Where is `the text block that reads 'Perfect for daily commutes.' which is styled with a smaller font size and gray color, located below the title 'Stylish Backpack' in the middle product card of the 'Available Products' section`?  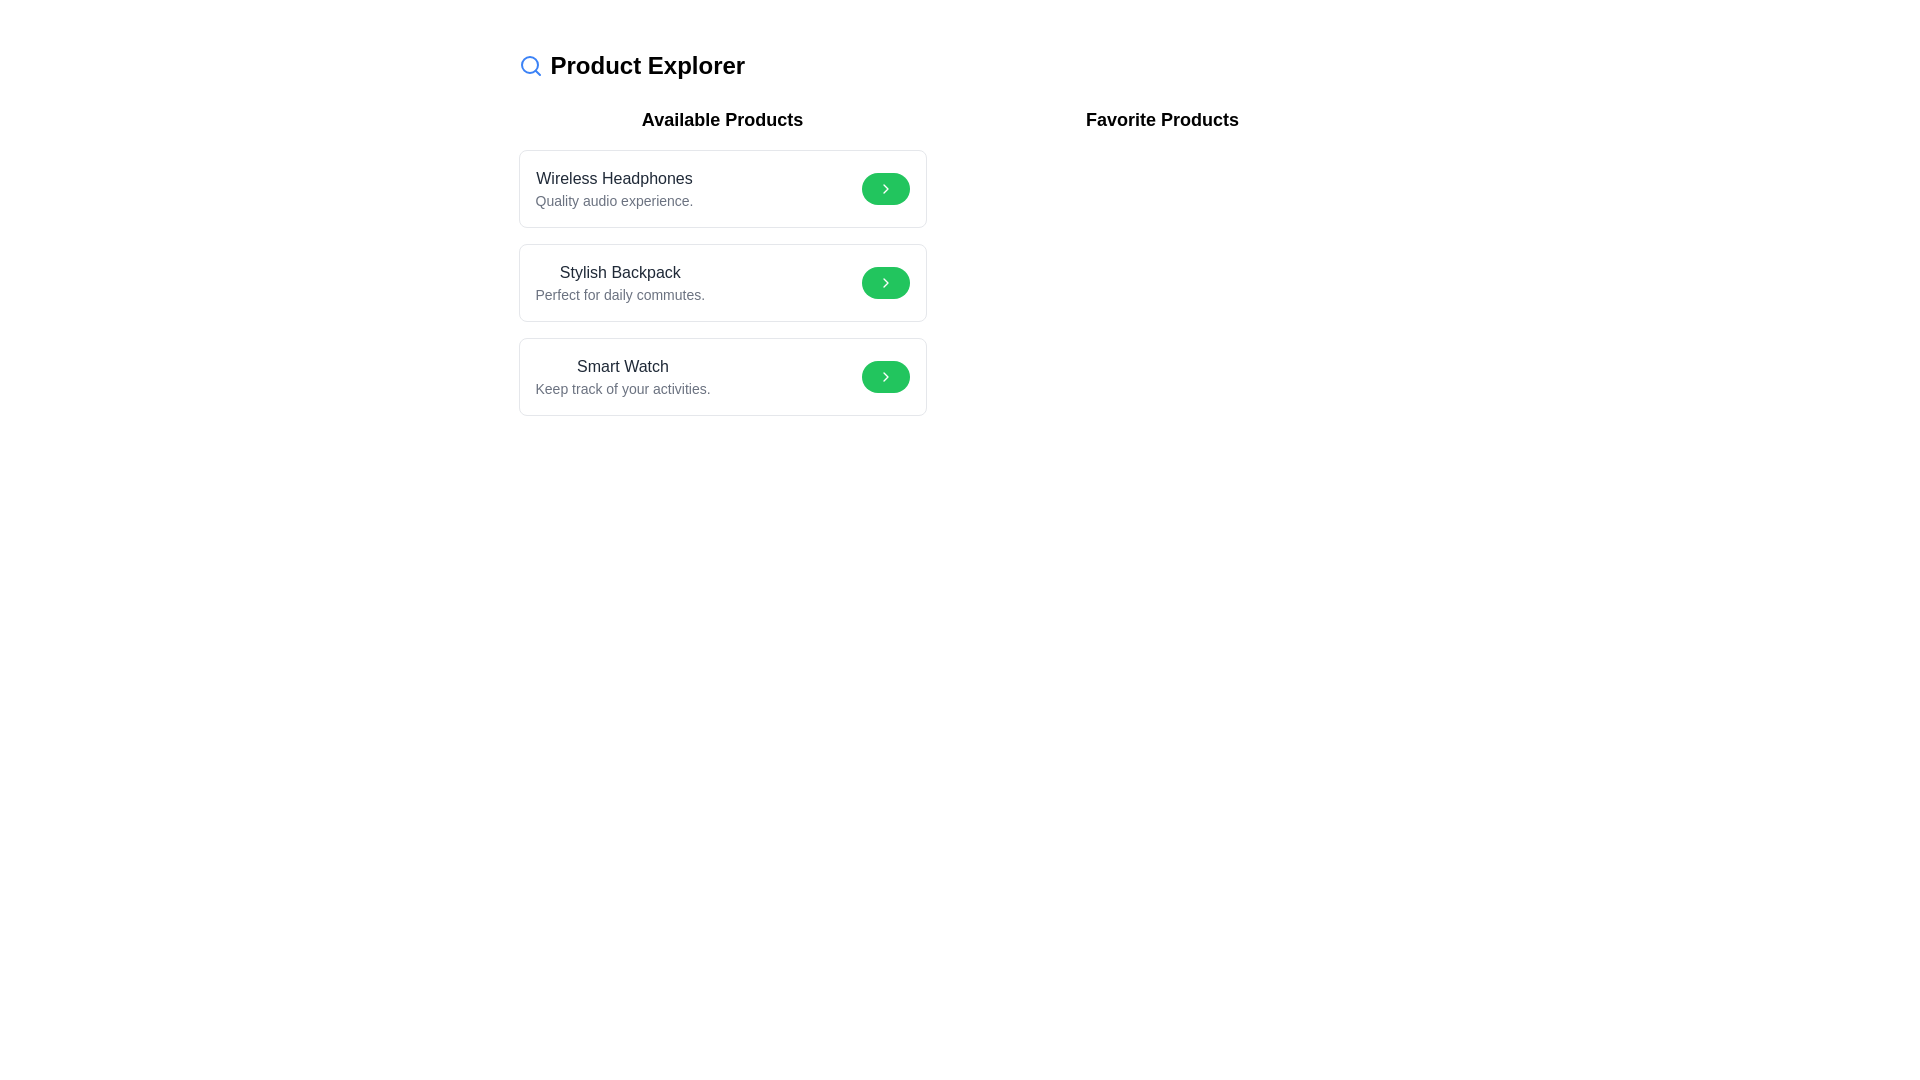 the text block that reads 'Perfect for daily commutes.' which is styled with a smaller font size and gray color, located below the title 'Stylish Backpack' in the middle product card of the 'Available Products' section is located at coordinates (619, 294).